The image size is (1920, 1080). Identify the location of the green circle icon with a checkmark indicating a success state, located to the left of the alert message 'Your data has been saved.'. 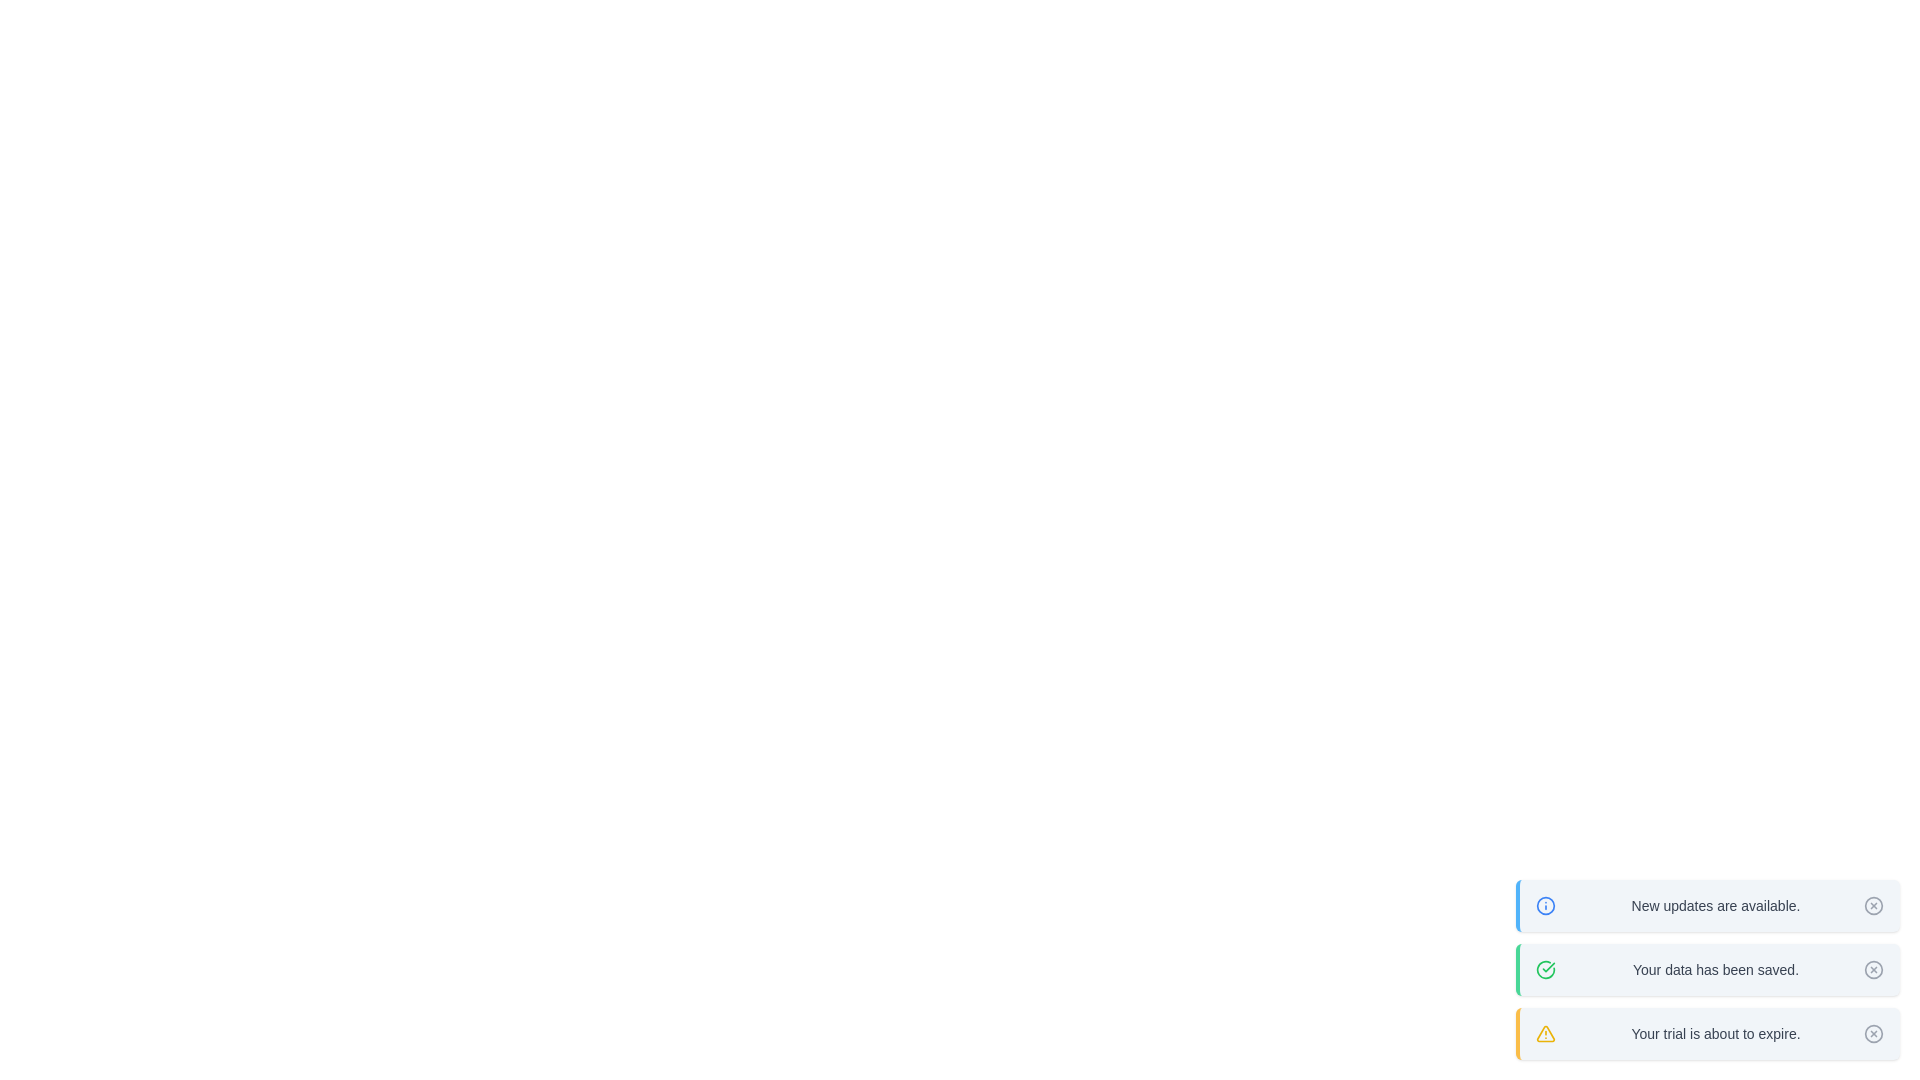
(1544, 968).